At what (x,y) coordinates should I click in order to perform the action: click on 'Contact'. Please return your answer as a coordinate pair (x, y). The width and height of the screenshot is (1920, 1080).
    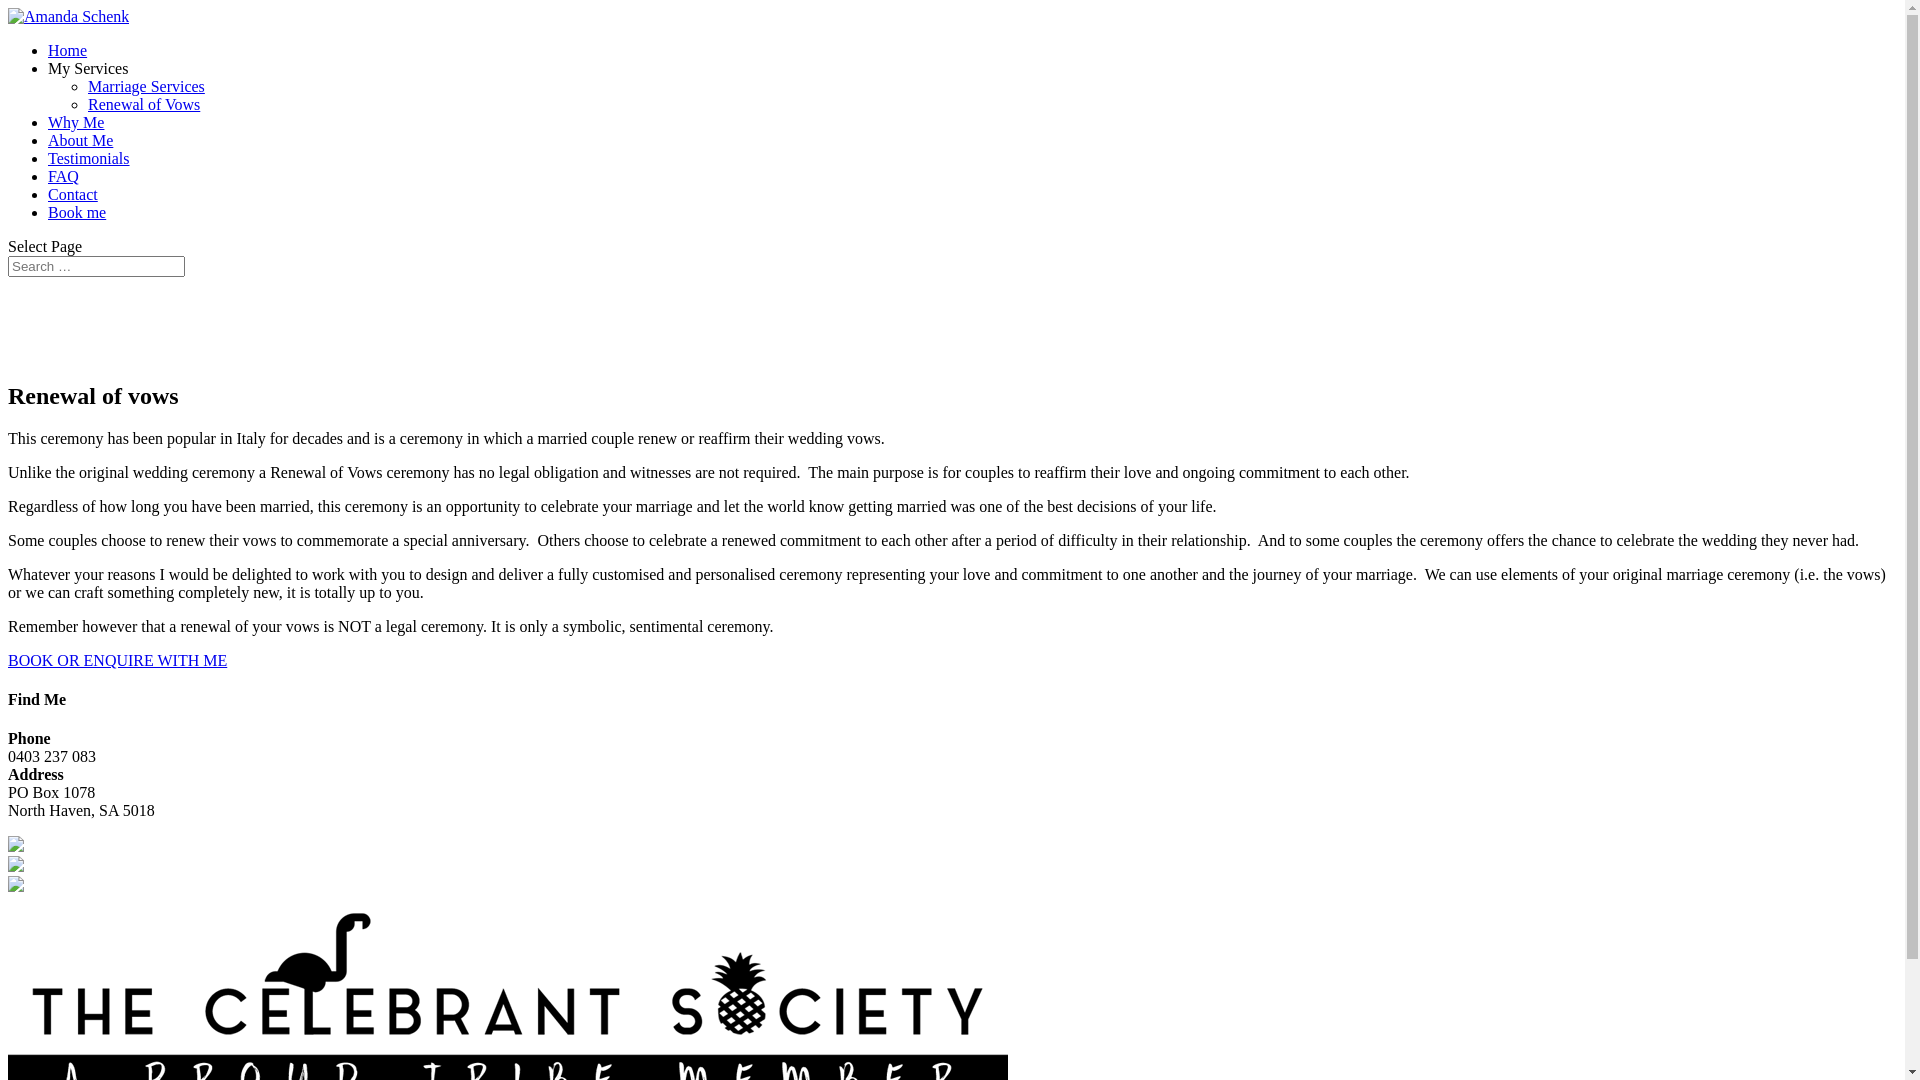
    Looking at the image, I should click on (72, 194).